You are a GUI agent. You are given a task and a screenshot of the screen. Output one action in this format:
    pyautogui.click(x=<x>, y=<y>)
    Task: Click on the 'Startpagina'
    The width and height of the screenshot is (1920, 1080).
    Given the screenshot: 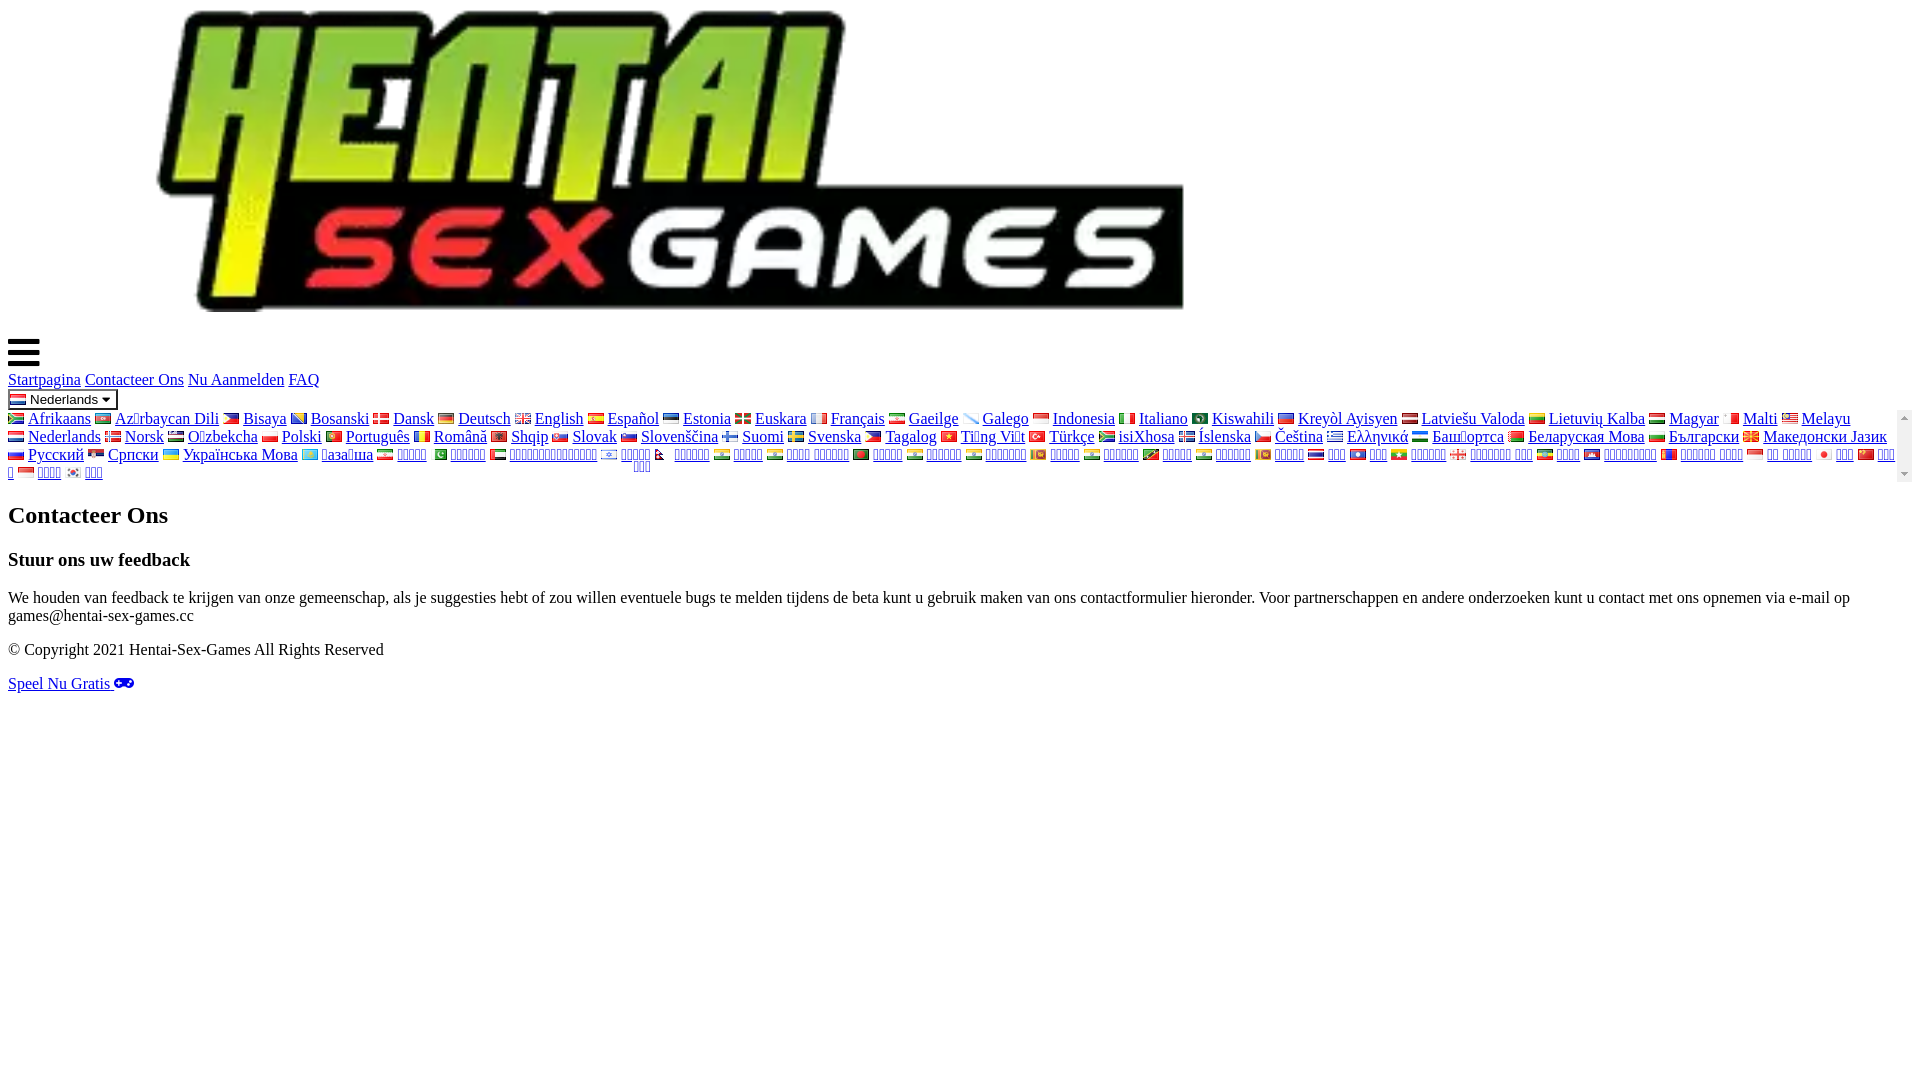 What is the action you would take?
    pyautogui.click(x=8, y=379)
    